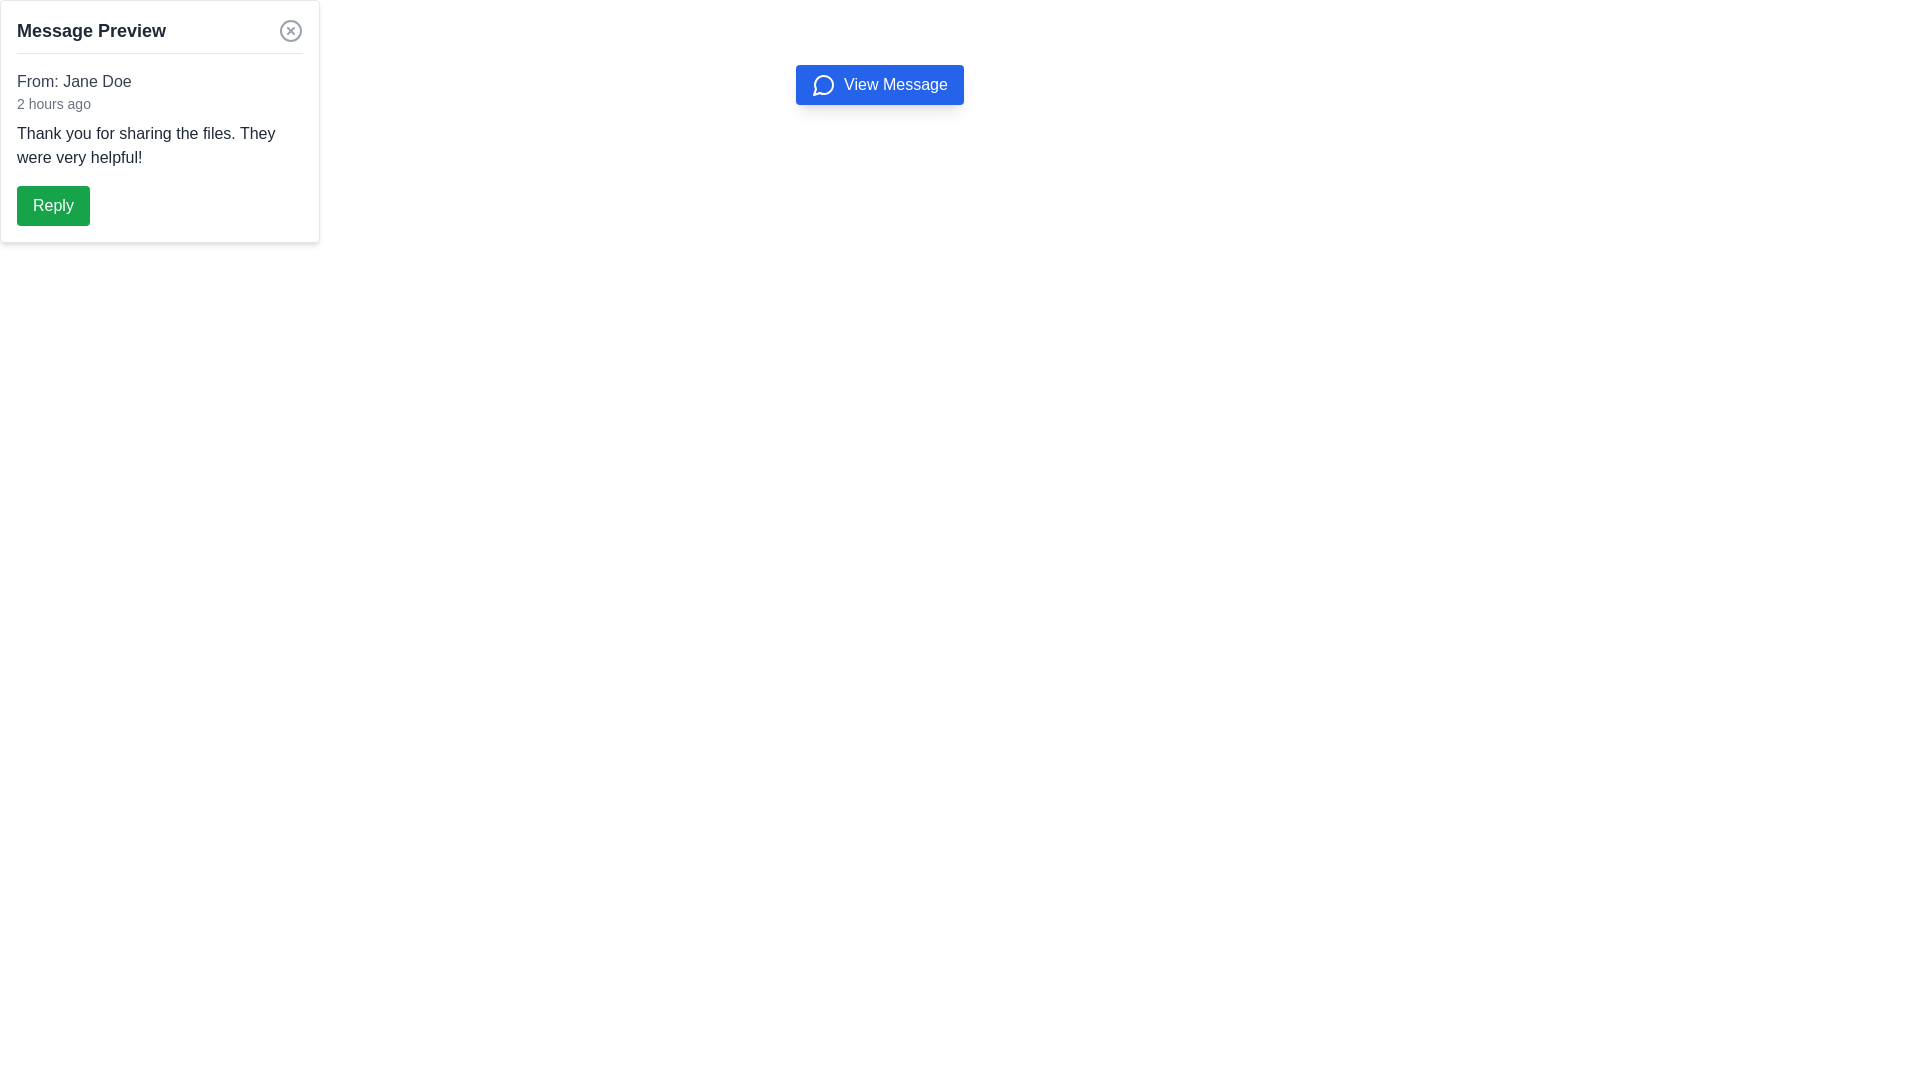 The image size is (1920, 1080). What do you see at coordinates (879, 83) in the screenshot?
I see `the button that allows users to view detailed messages, located centrally above its vertical midpoint in the interface, under the 'Message Preview' section` at bounding box center [879, 83].